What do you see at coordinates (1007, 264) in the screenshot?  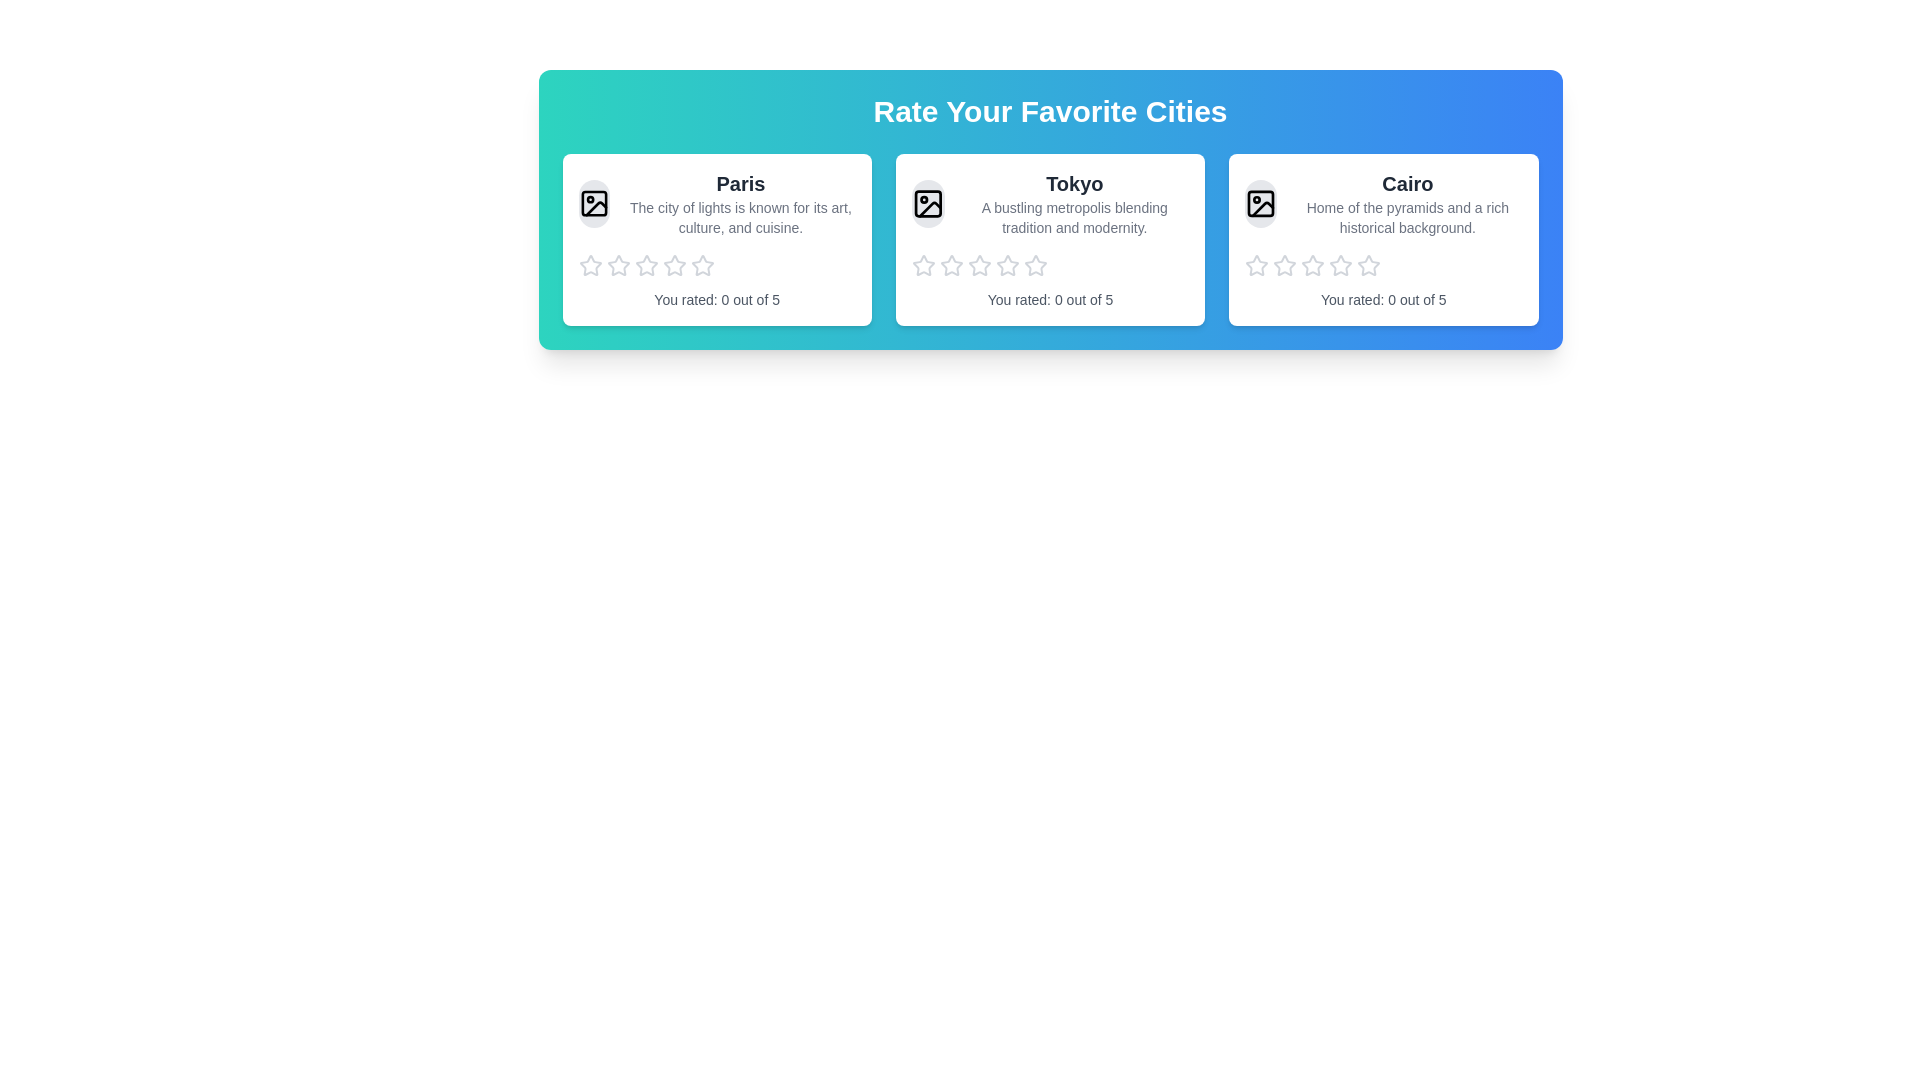 I see `the second star` at bounding box center [1007, 264].